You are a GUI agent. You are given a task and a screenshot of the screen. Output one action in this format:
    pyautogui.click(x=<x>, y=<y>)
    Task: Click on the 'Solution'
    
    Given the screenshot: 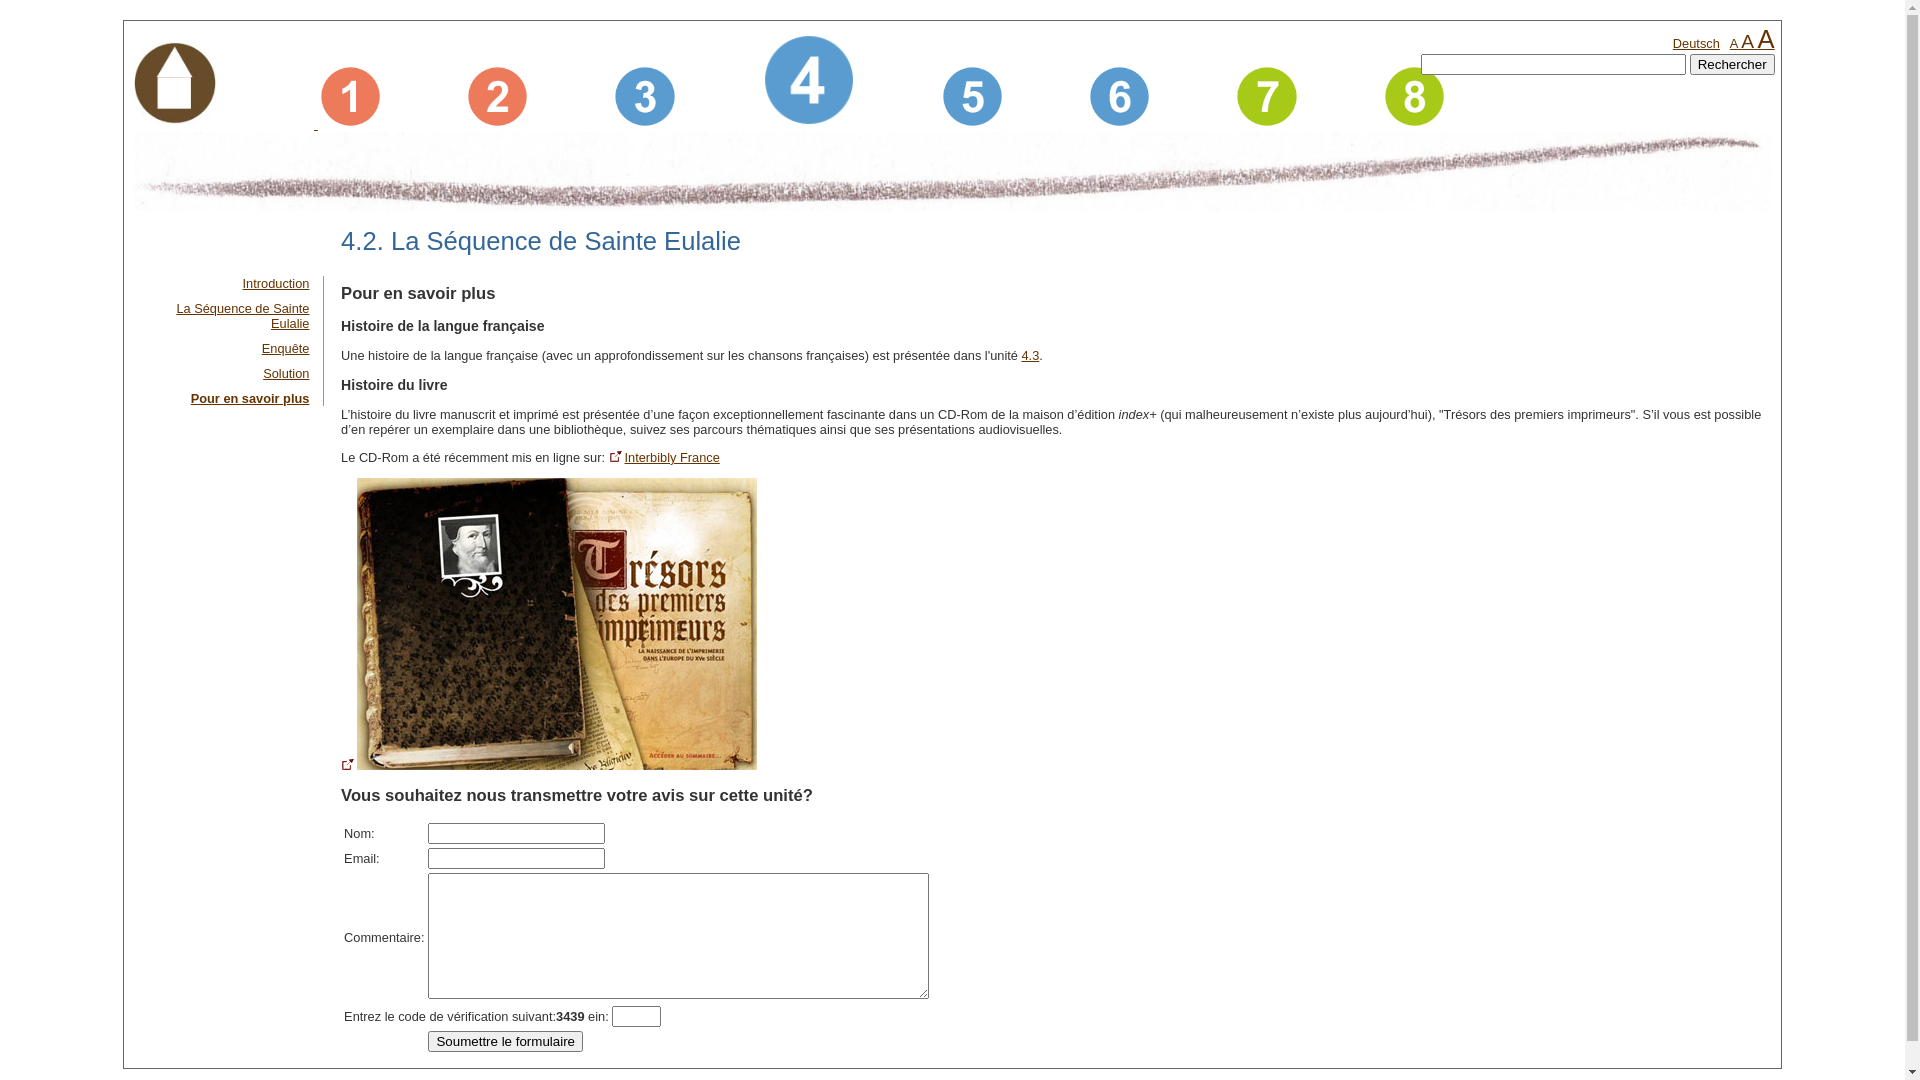 What is the action you would take?
    pyautogui.click(x=285, y=373)
    